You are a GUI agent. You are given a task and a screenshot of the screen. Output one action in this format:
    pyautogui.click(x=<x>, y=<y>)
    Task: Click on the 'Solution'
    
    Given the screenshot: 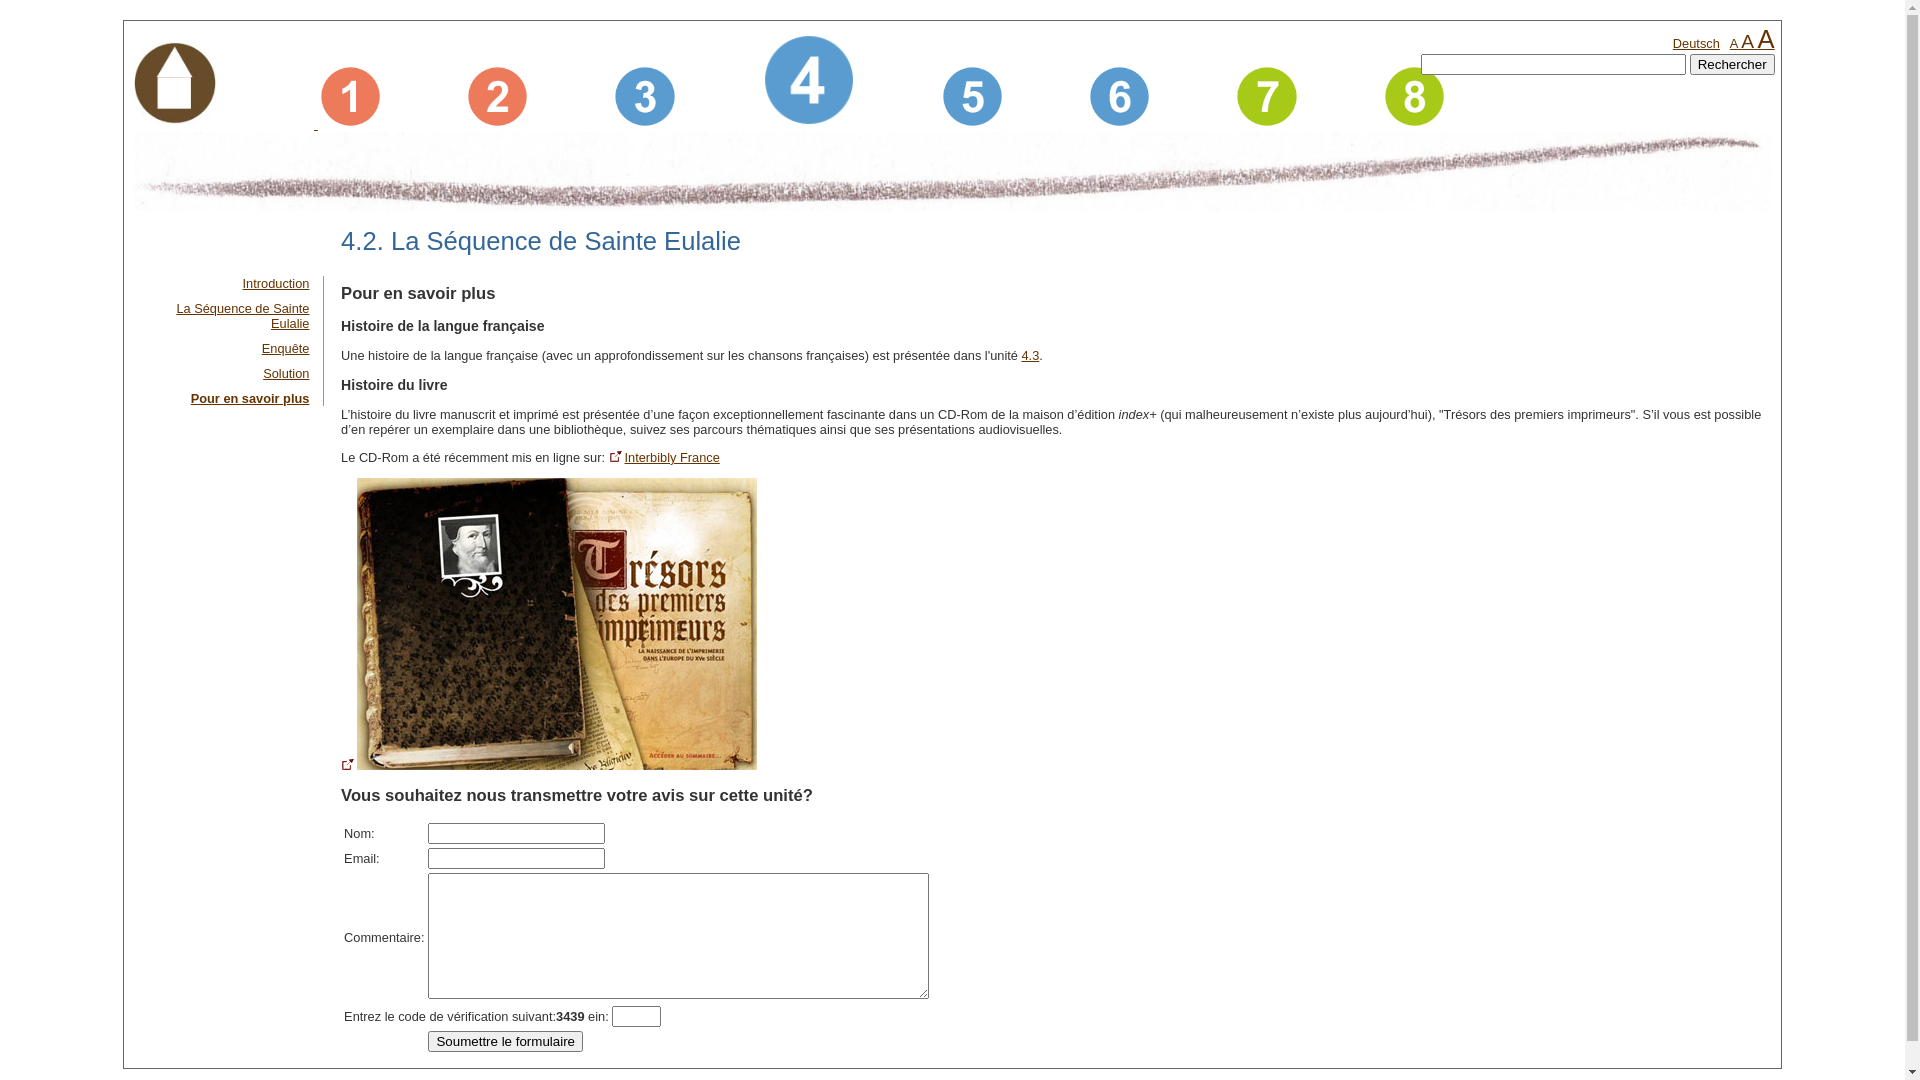 What is the action you would take?
    pyautogui.click(x=285, y=373)
    